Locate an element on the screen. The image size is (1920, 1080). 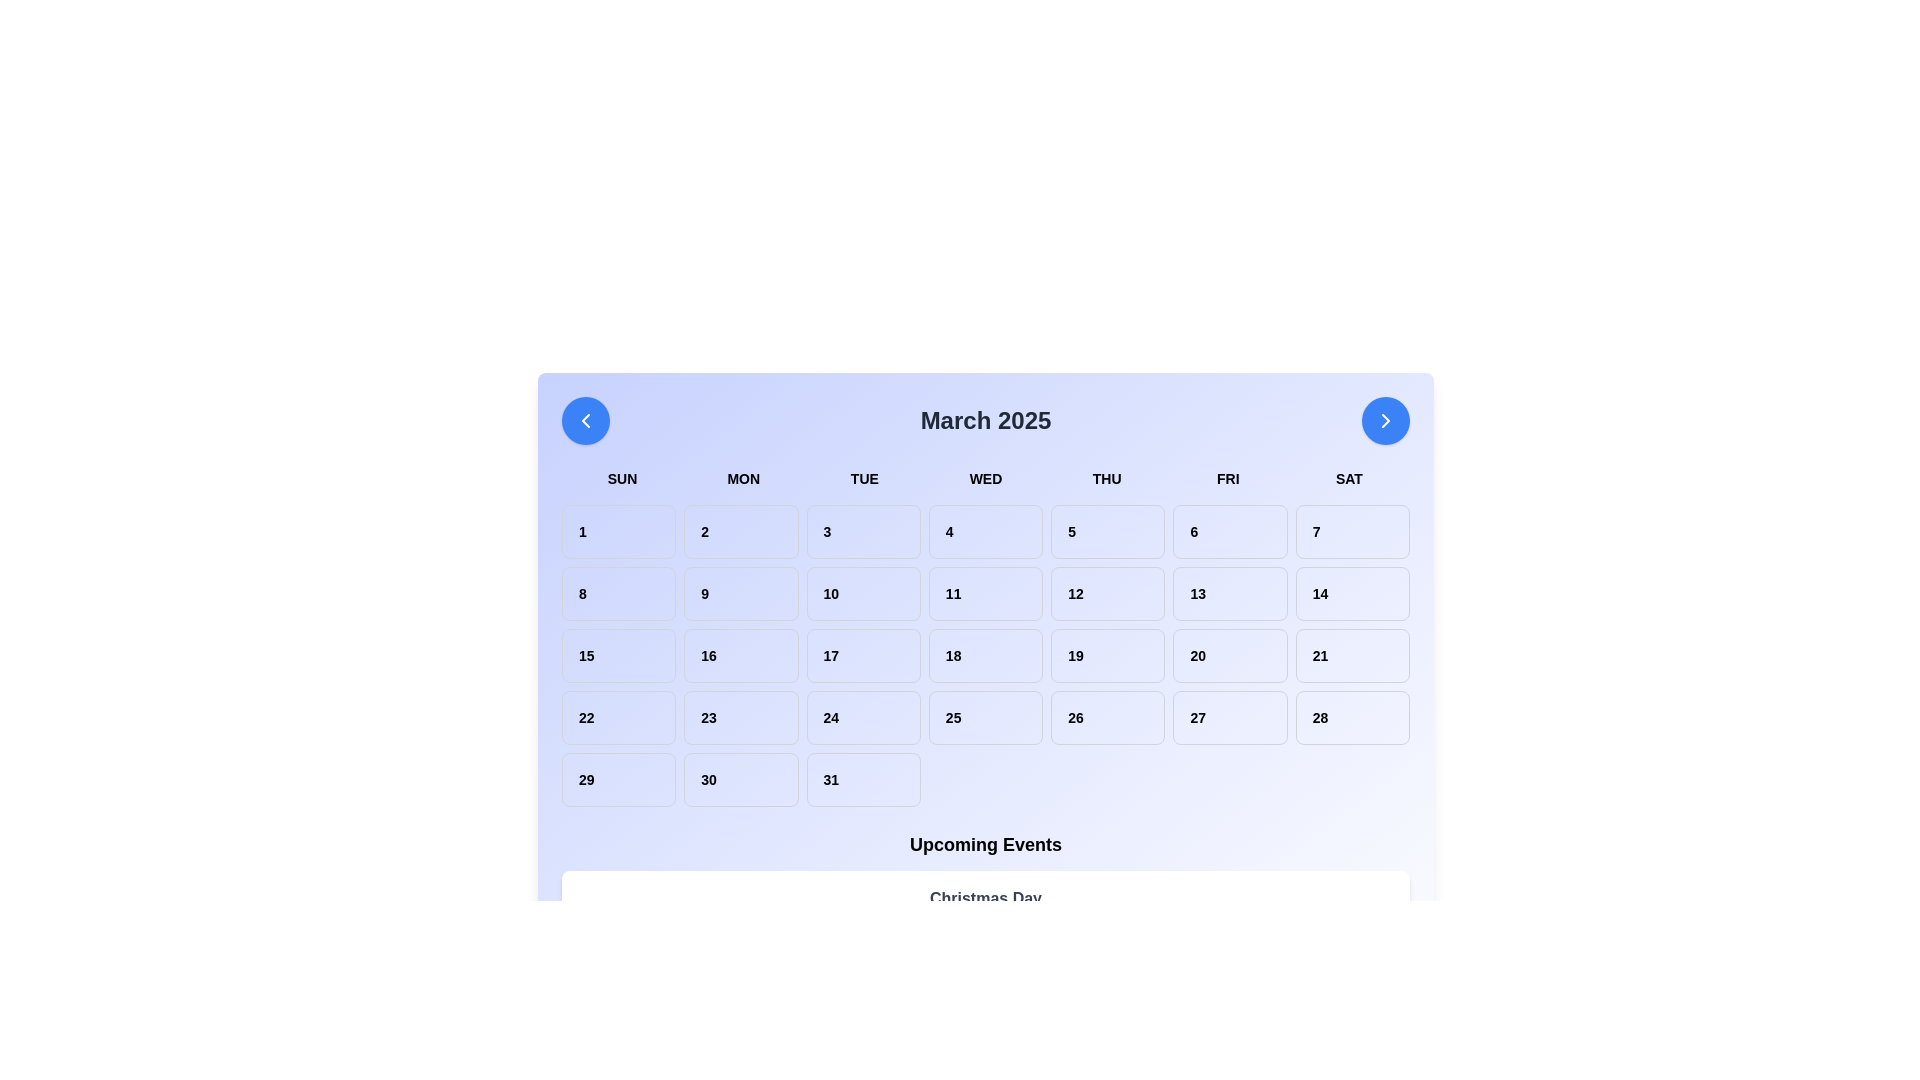
the button representing the 8th day of the month is located at coordinates (618, 593).